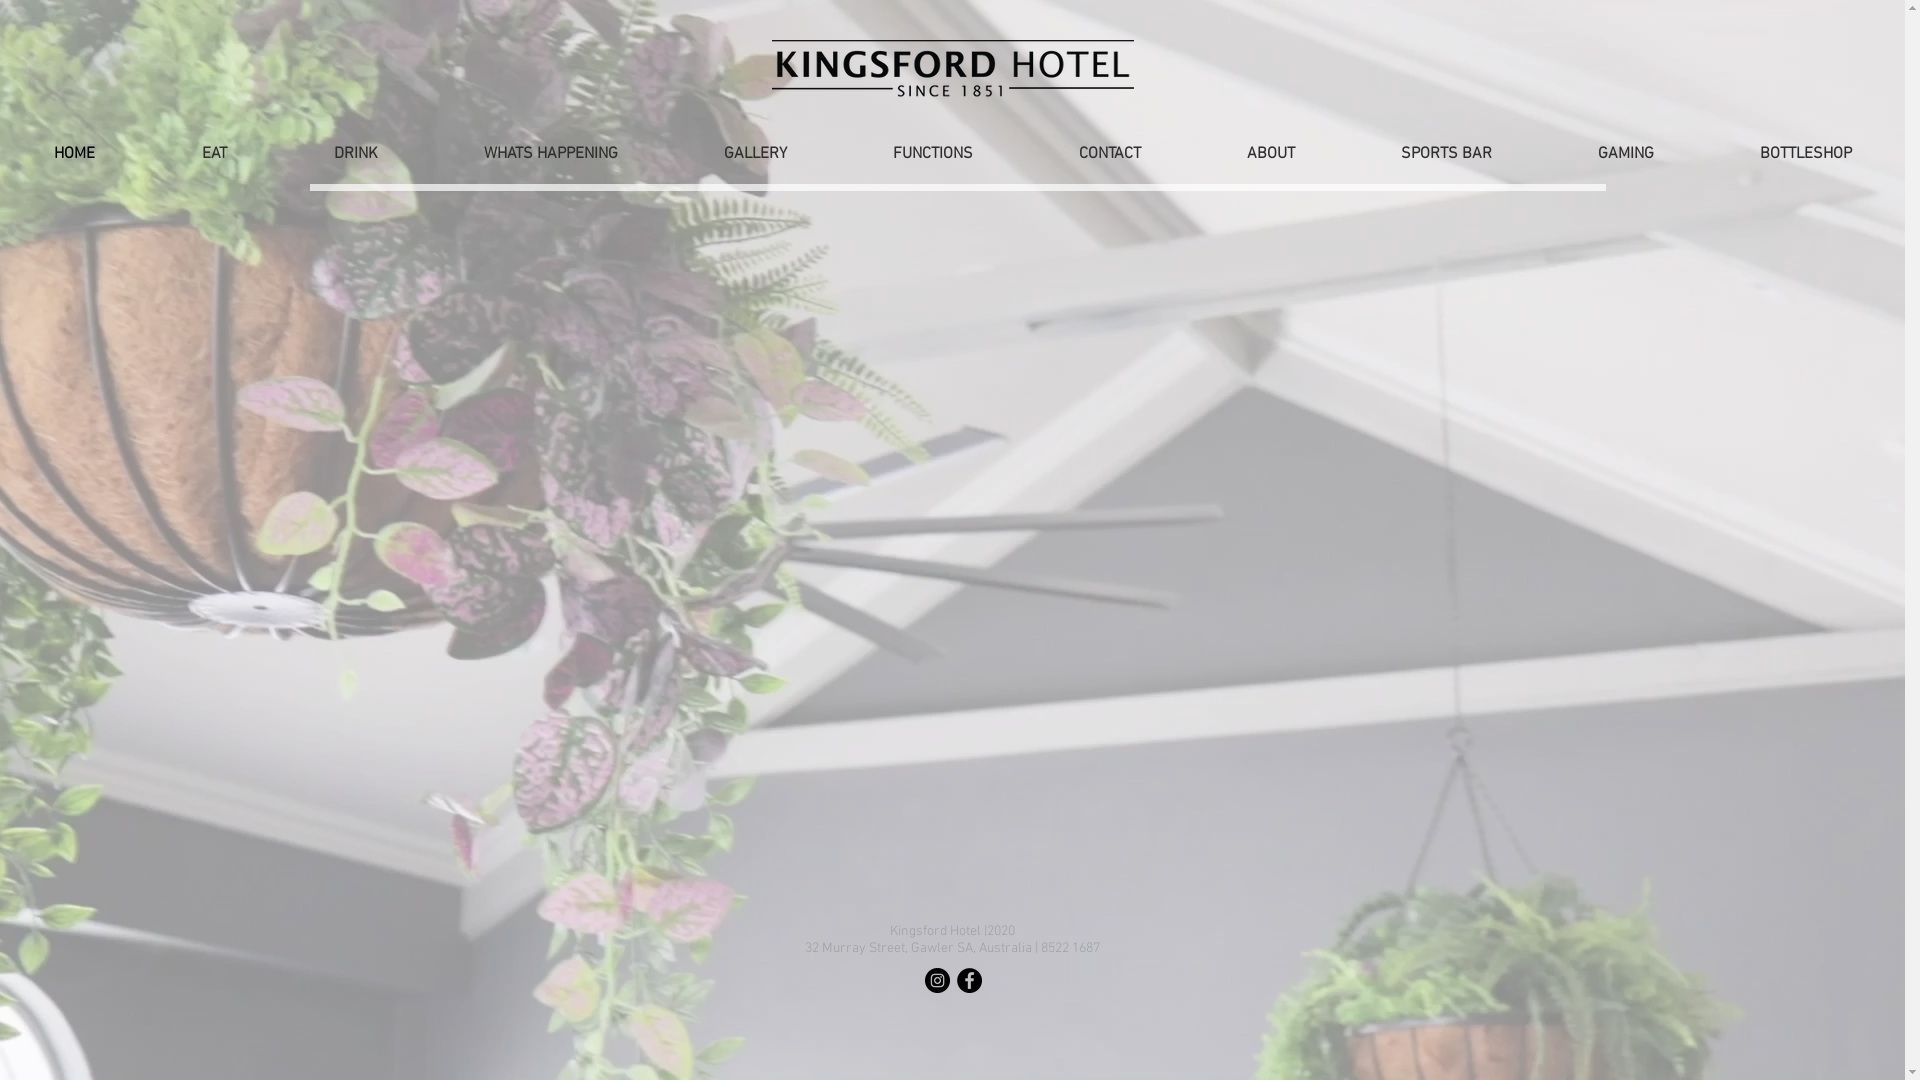  Describe the element at coordinates (0, 153) in the screenshot. I see `'HOME'` at that location.